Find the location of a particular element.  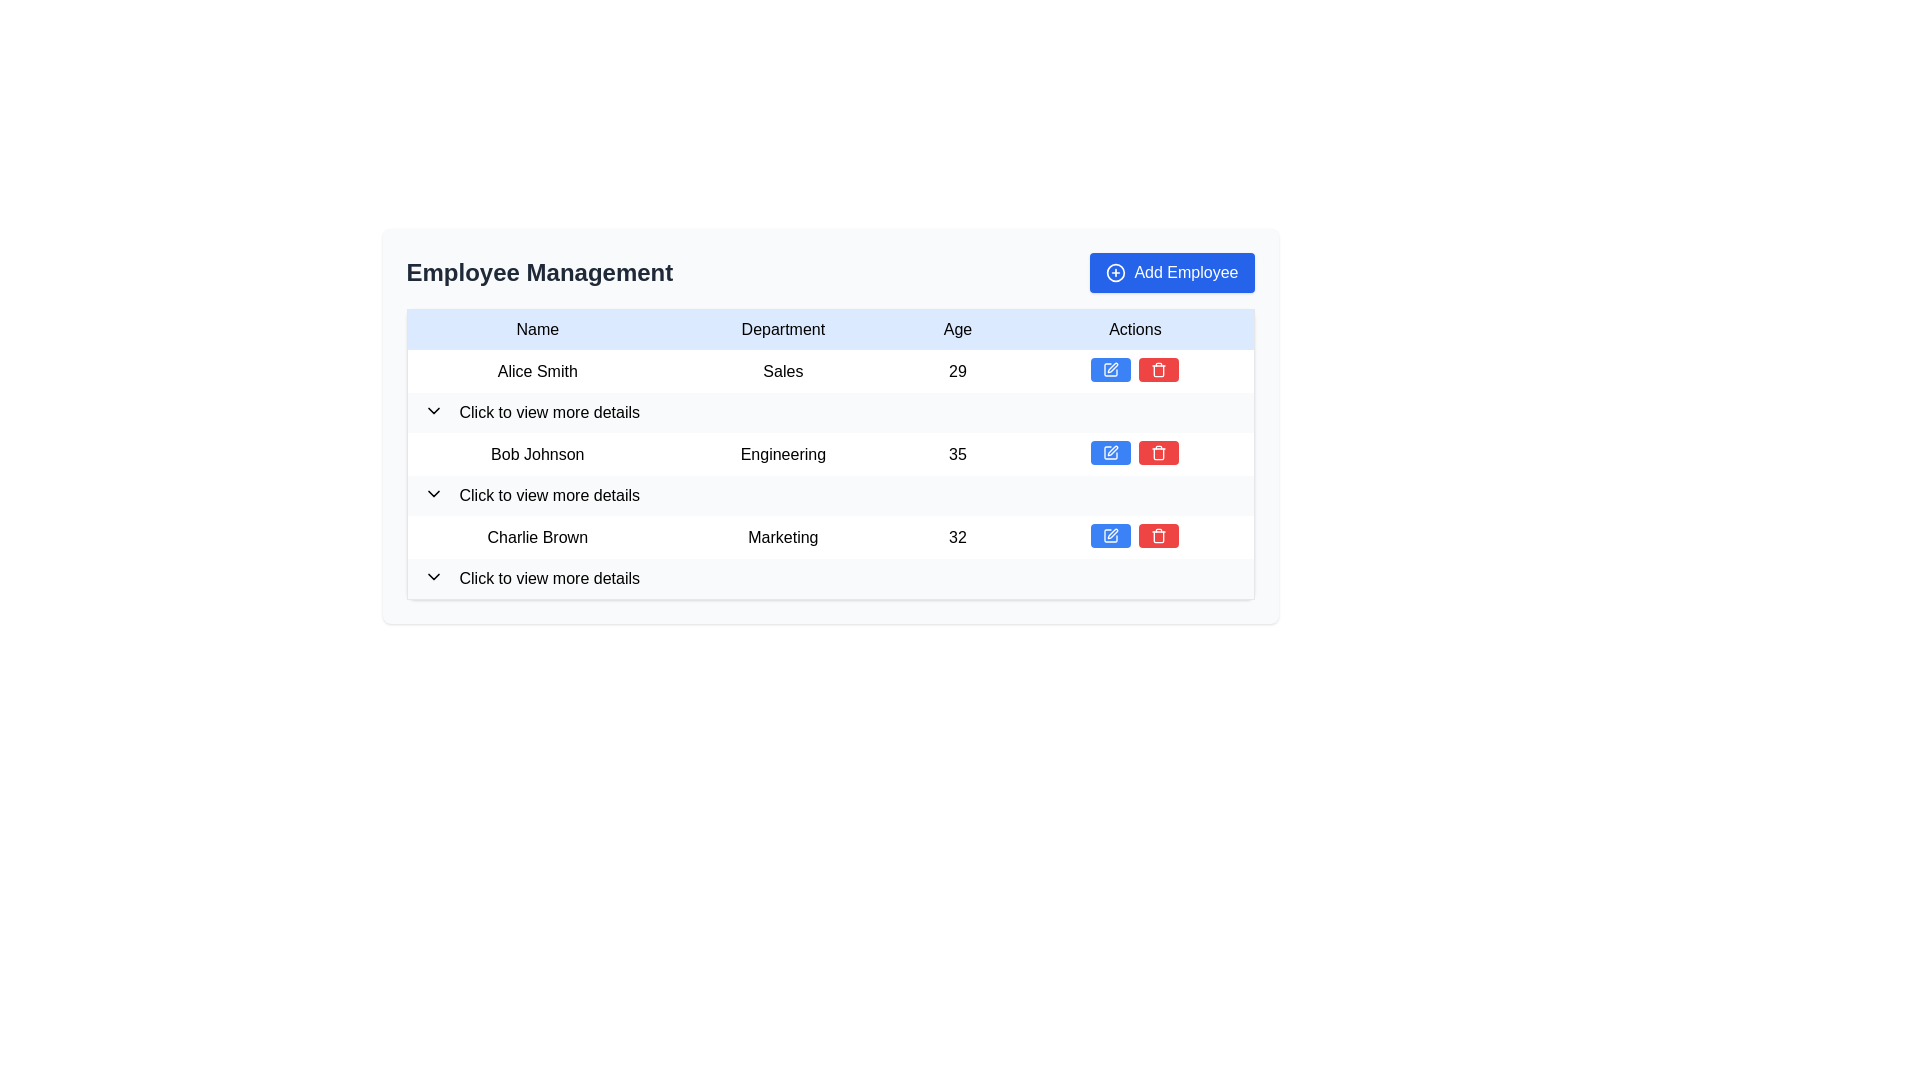

the 'Add Employee' button located in the top-right corner of the 'Employee Management' header section is located at coordinates (1172, 273).